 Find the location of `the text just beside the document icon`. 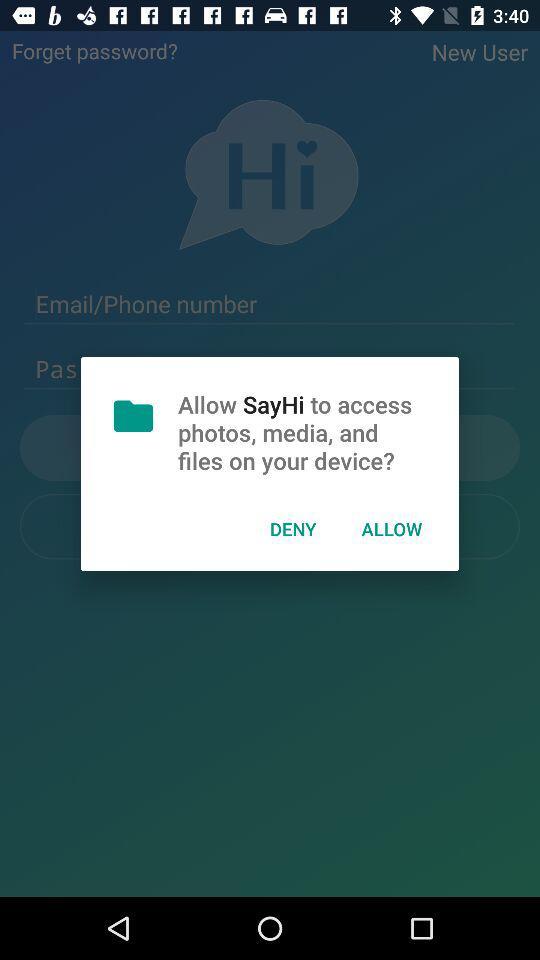

the text just beside the document icon is located at coordinates (270, 448).